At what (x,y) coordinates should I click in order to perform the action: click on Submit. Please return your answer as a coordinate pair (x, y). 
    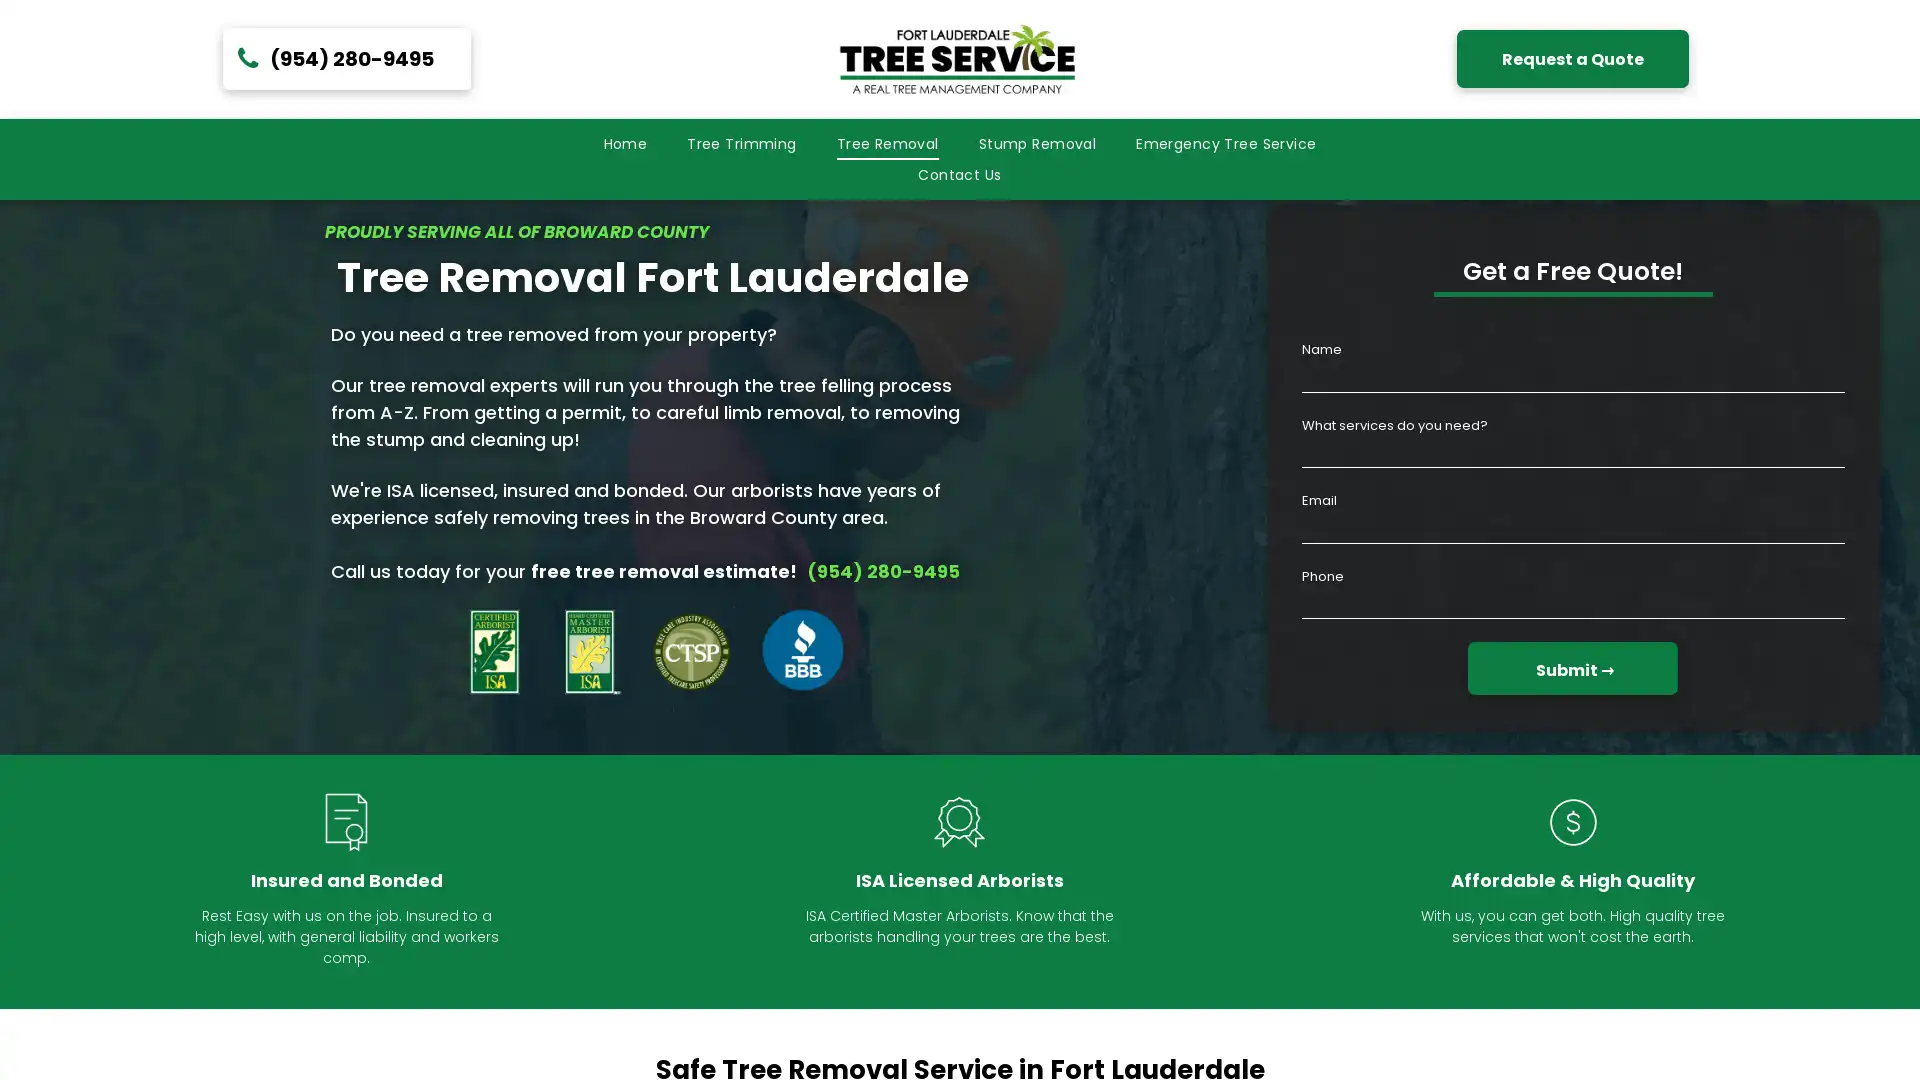
    Looking at the image, I should click on (1573, 670).